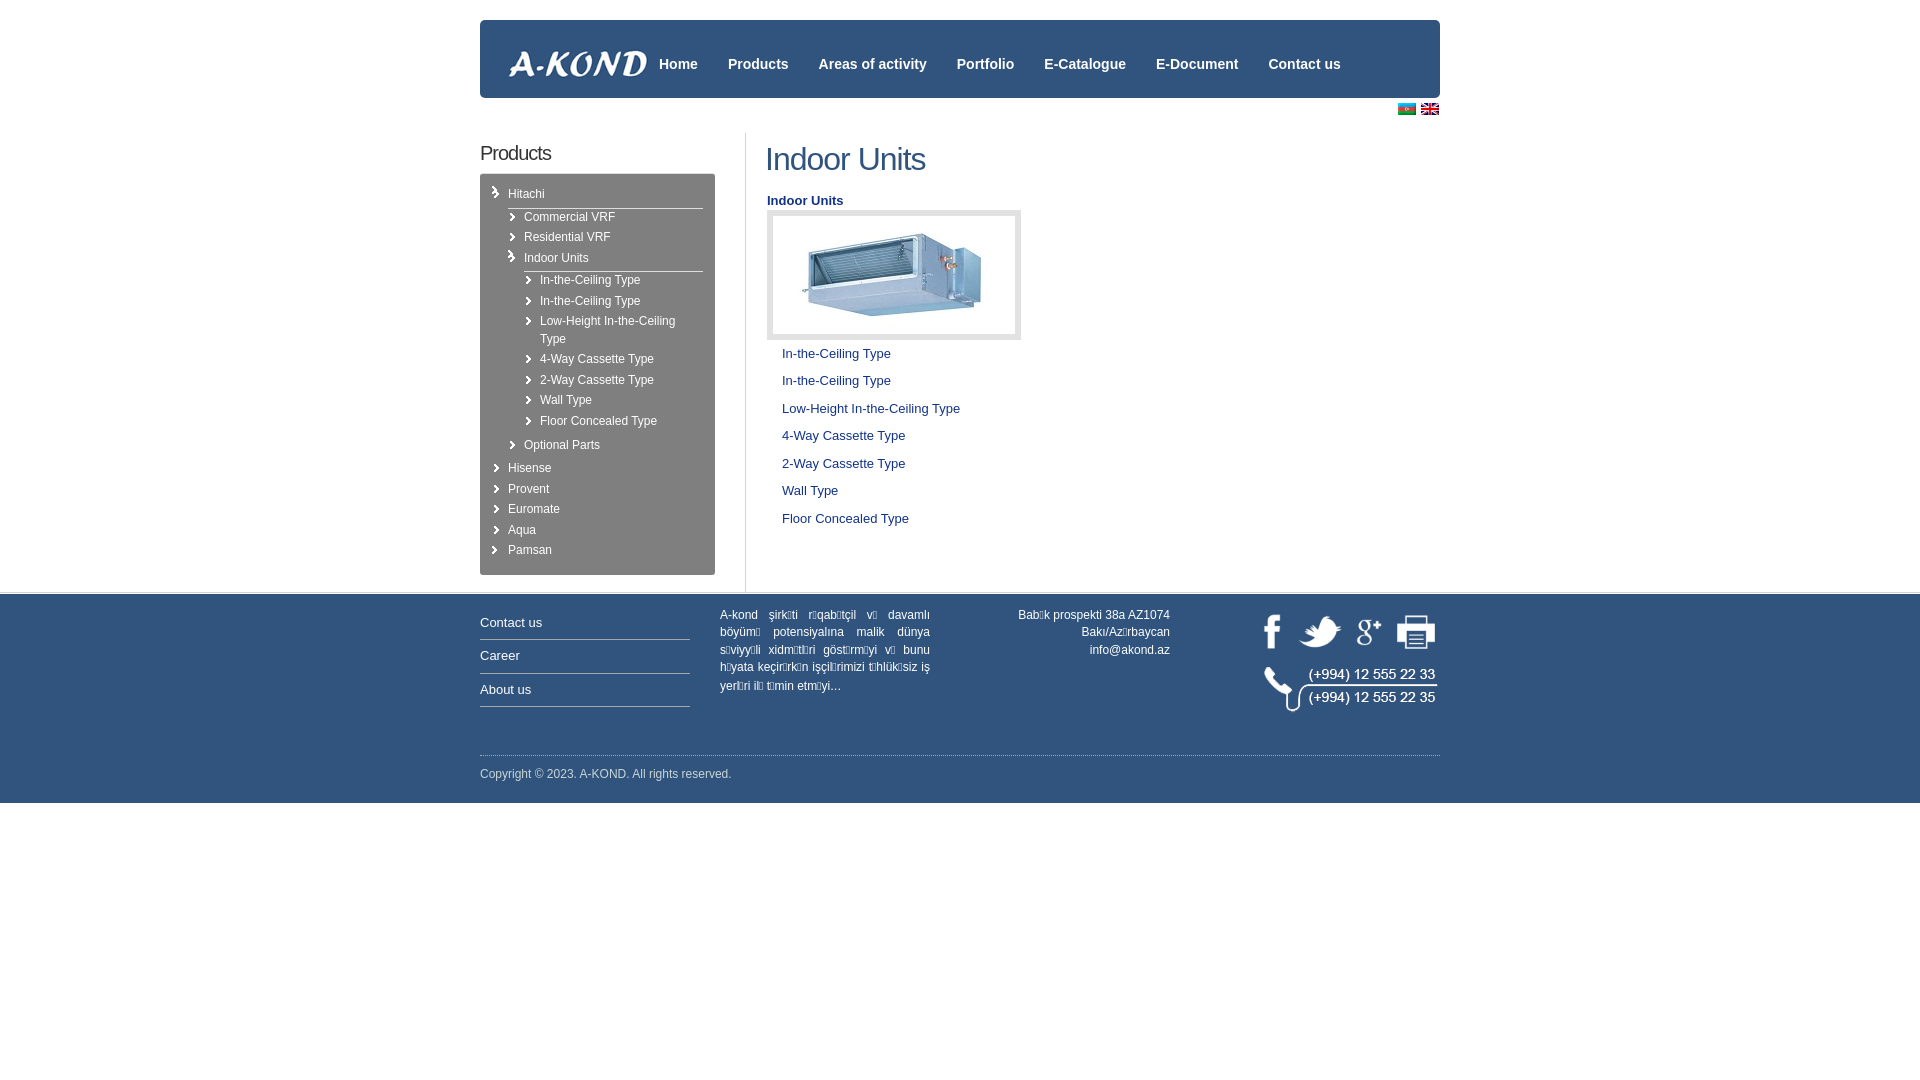  Describe the element at coordinates (810, 490) in the screenshot. I see `'Wall Type'` at that location.